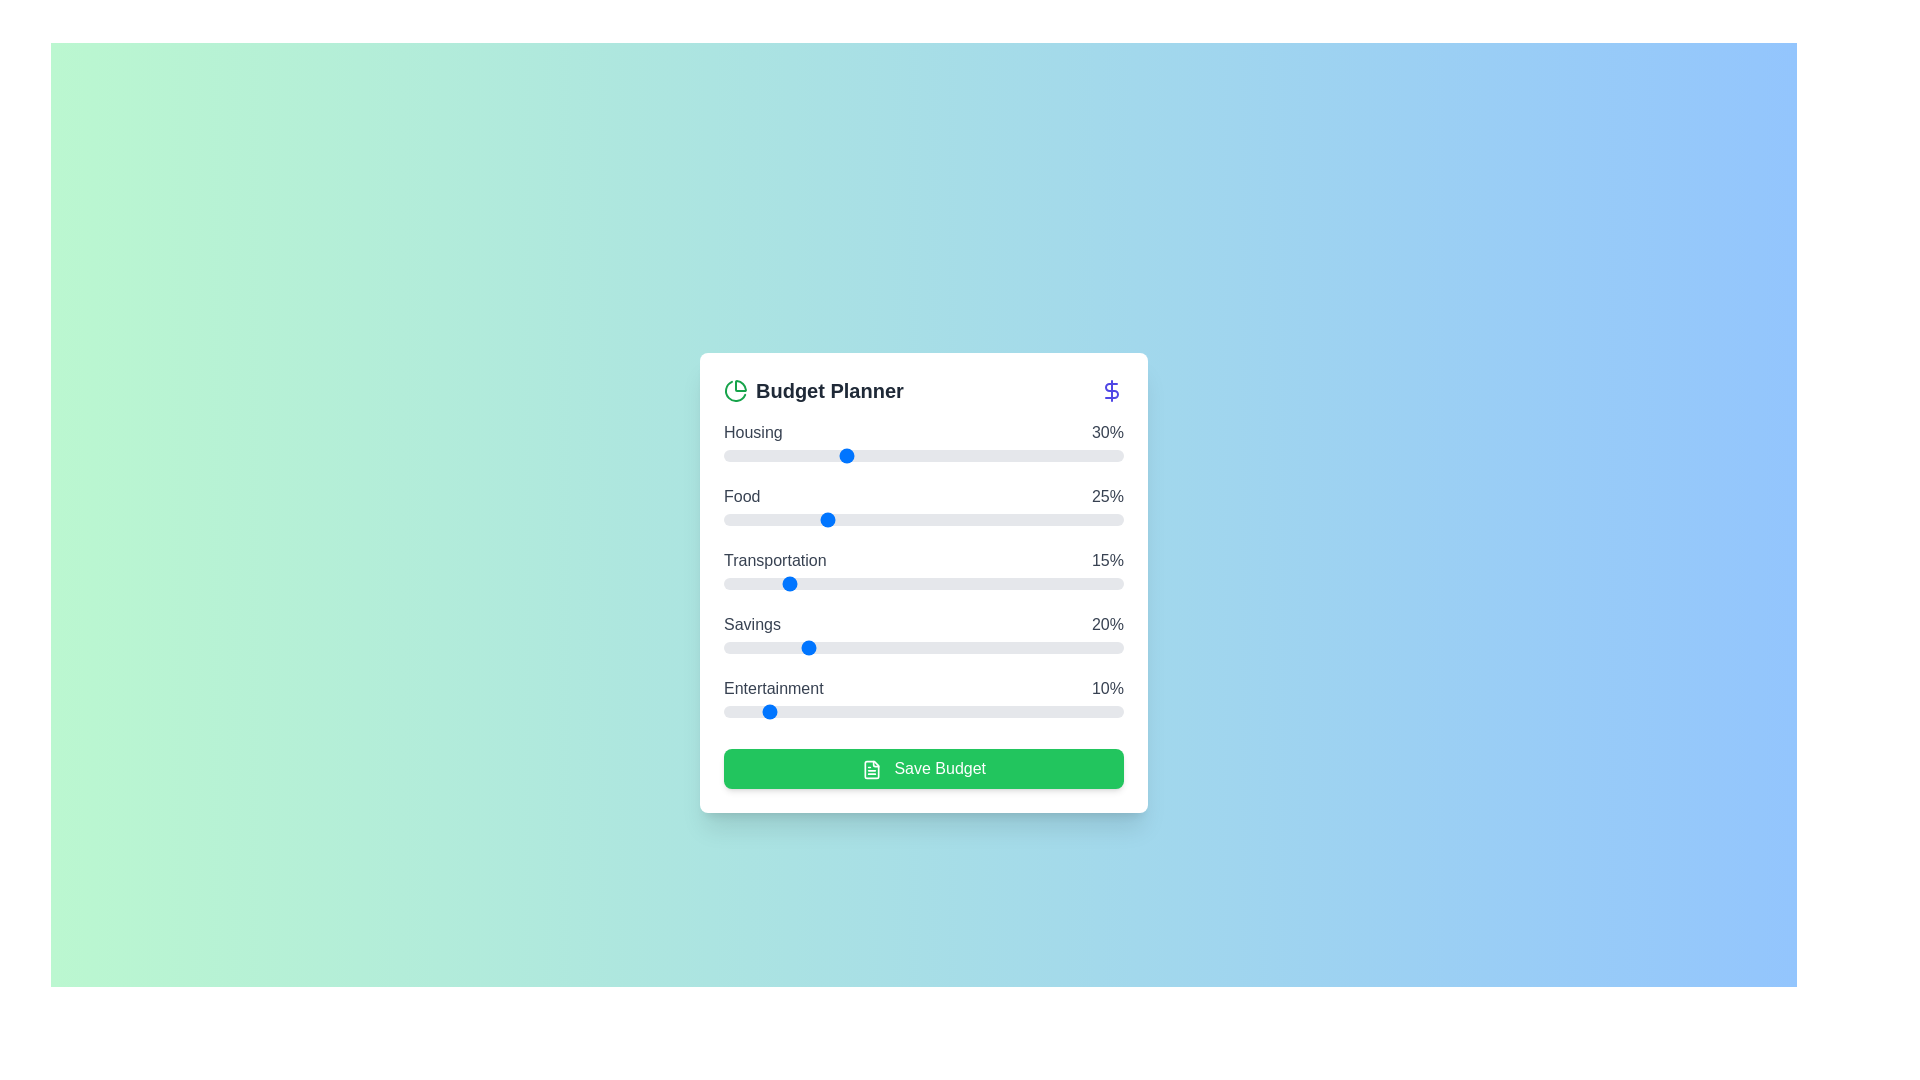  What do you see at coordinates (1008, 455) in the screenshot?
I see `the 'Housing' slider to 71% allocation` at bounding box center [1008, 455].